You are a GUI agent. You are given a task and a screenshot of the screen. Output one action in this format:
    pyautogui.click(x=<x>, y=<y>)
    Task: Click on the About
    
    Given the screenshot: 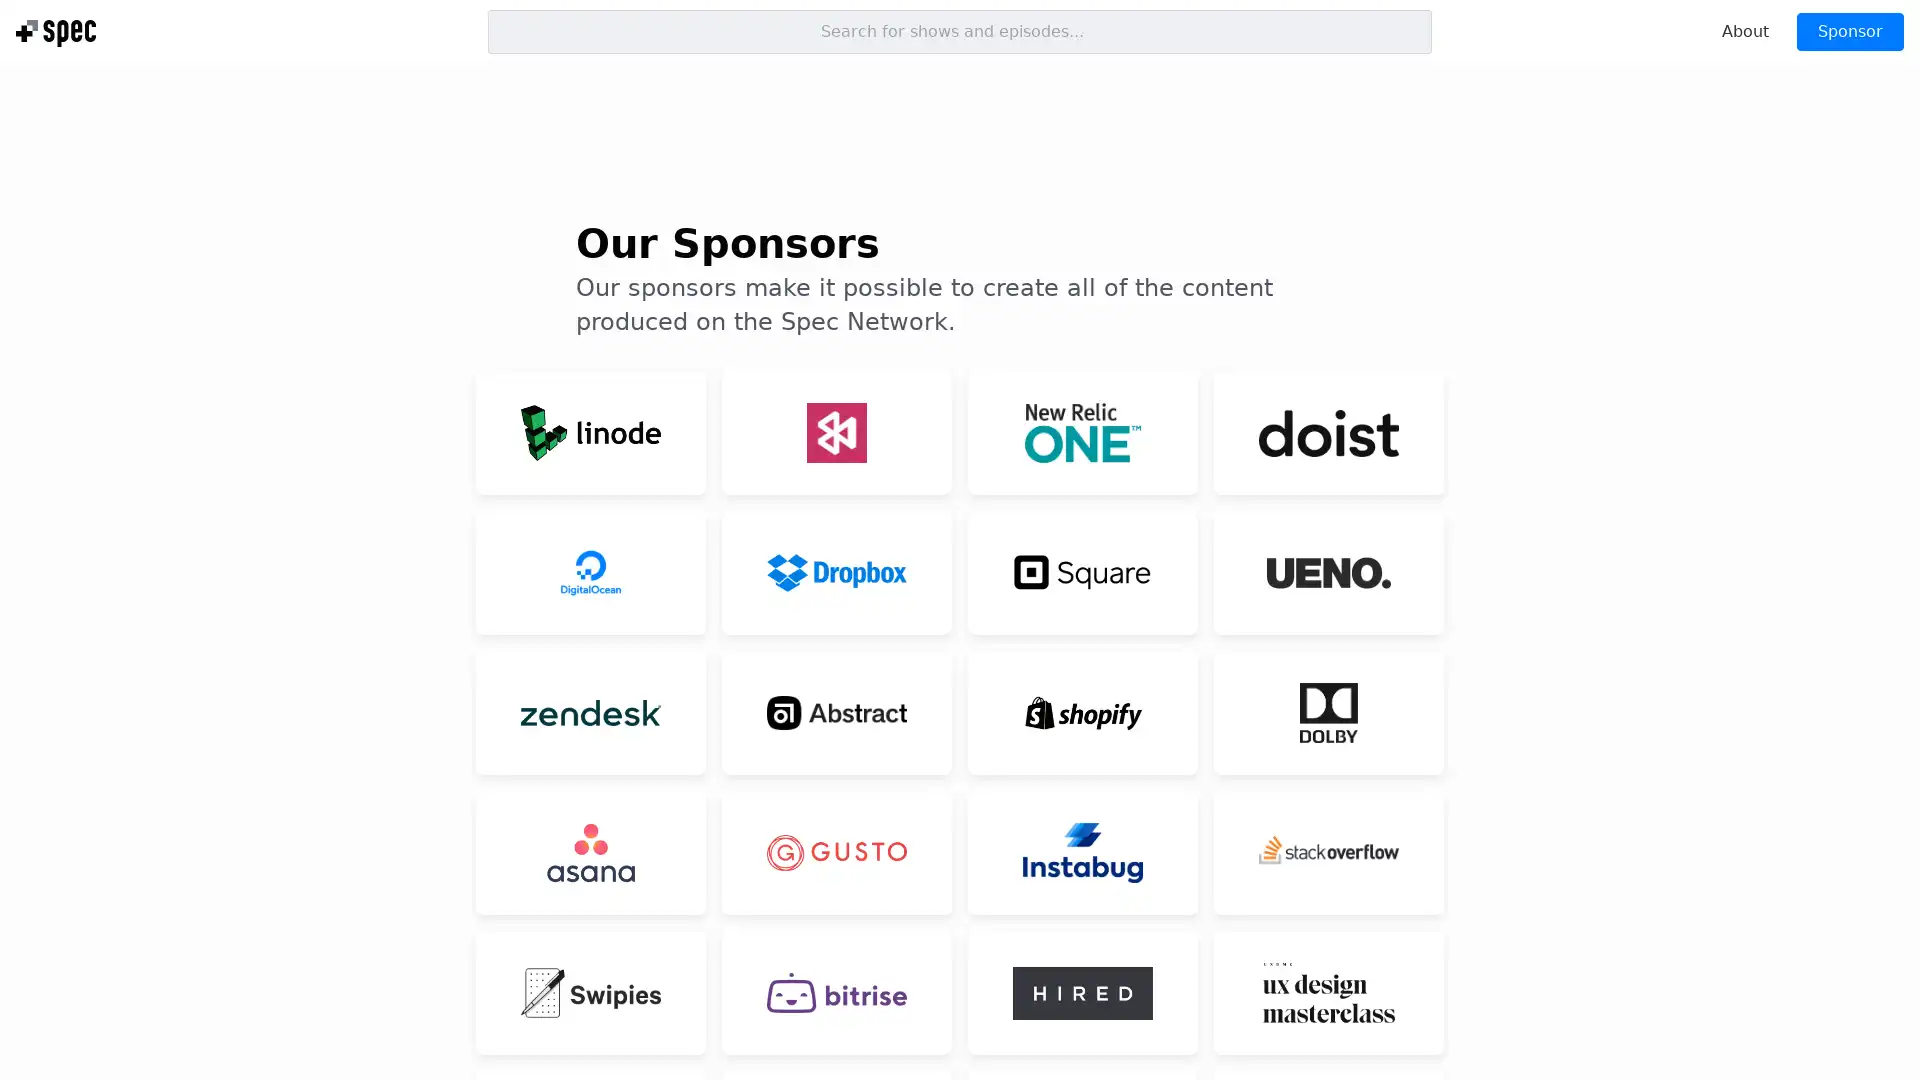 What is the action you would take?
    pyautogui.click(x=1744, y=38)
    